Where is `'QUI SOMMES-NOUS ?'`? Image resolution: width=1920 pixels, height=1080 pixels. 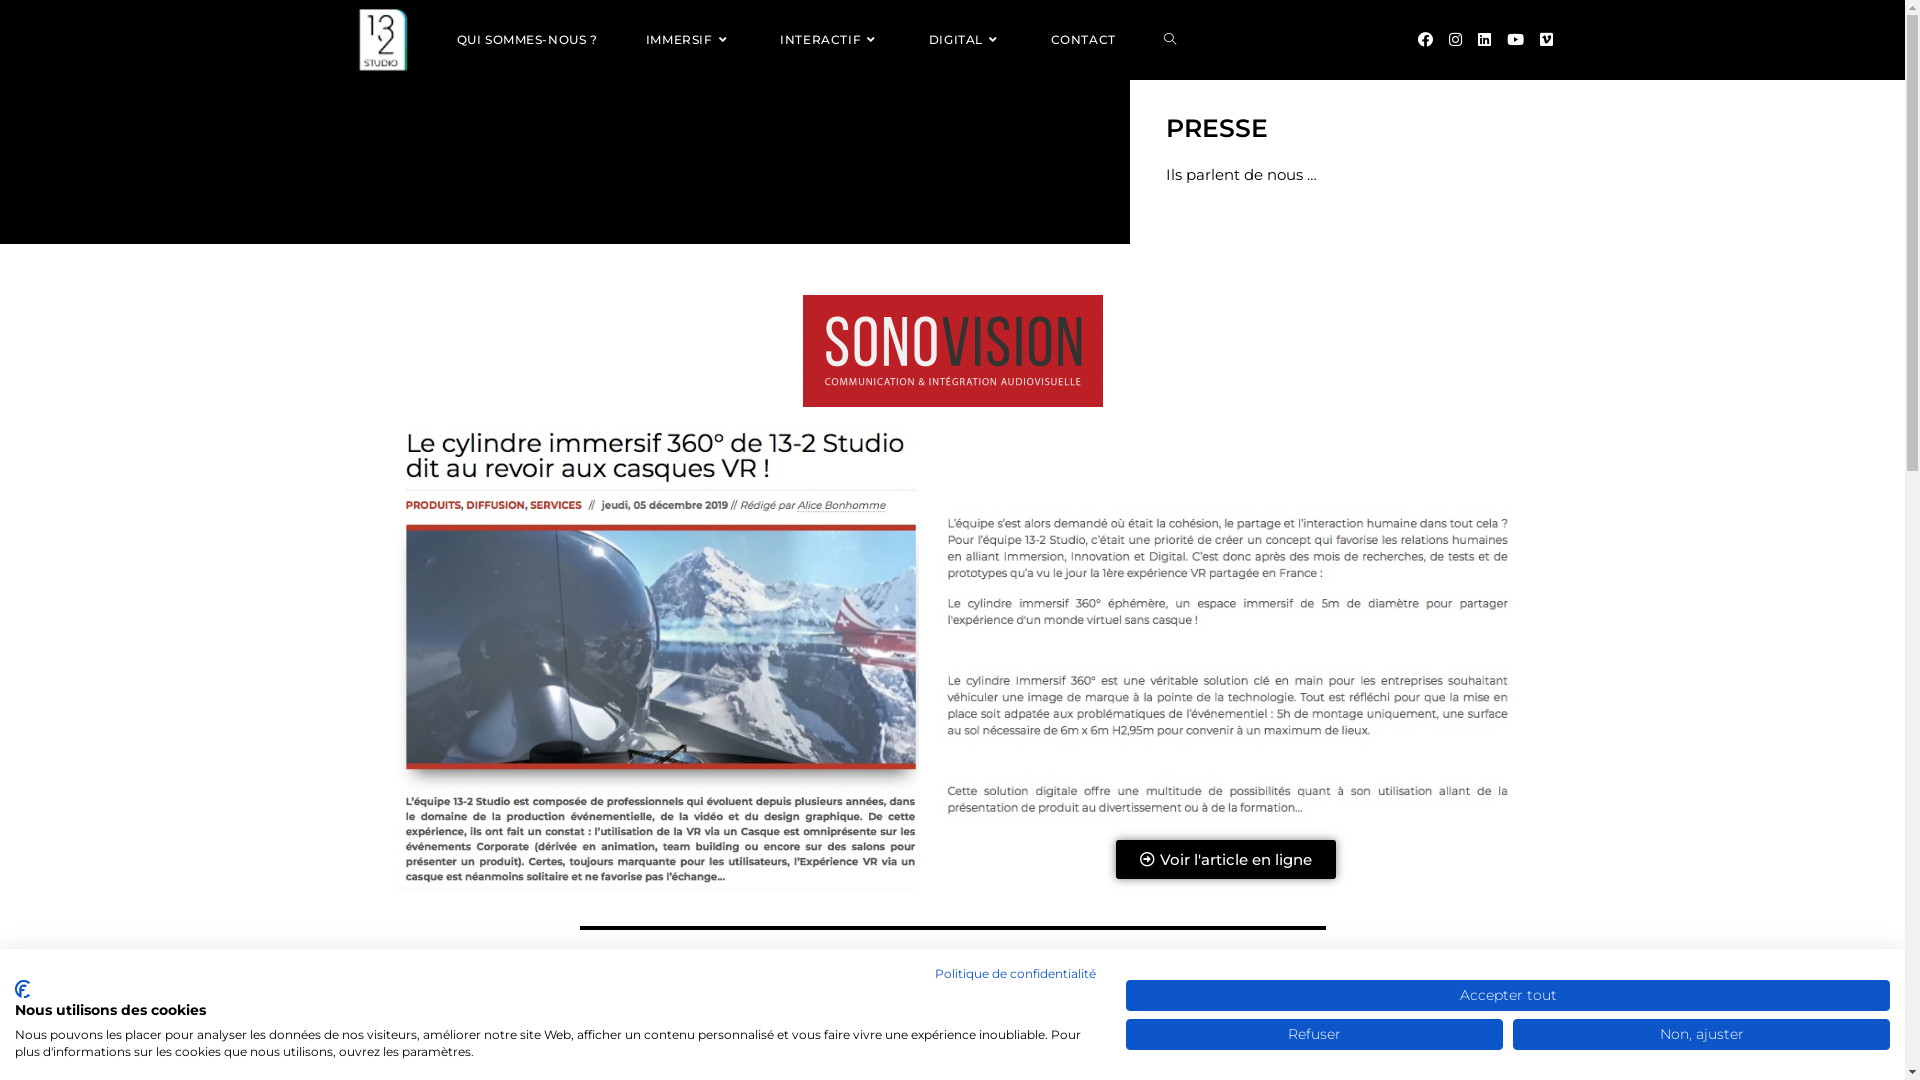
'QUI SOMMES-NOUS ?' is located at coordinates (526, 39).